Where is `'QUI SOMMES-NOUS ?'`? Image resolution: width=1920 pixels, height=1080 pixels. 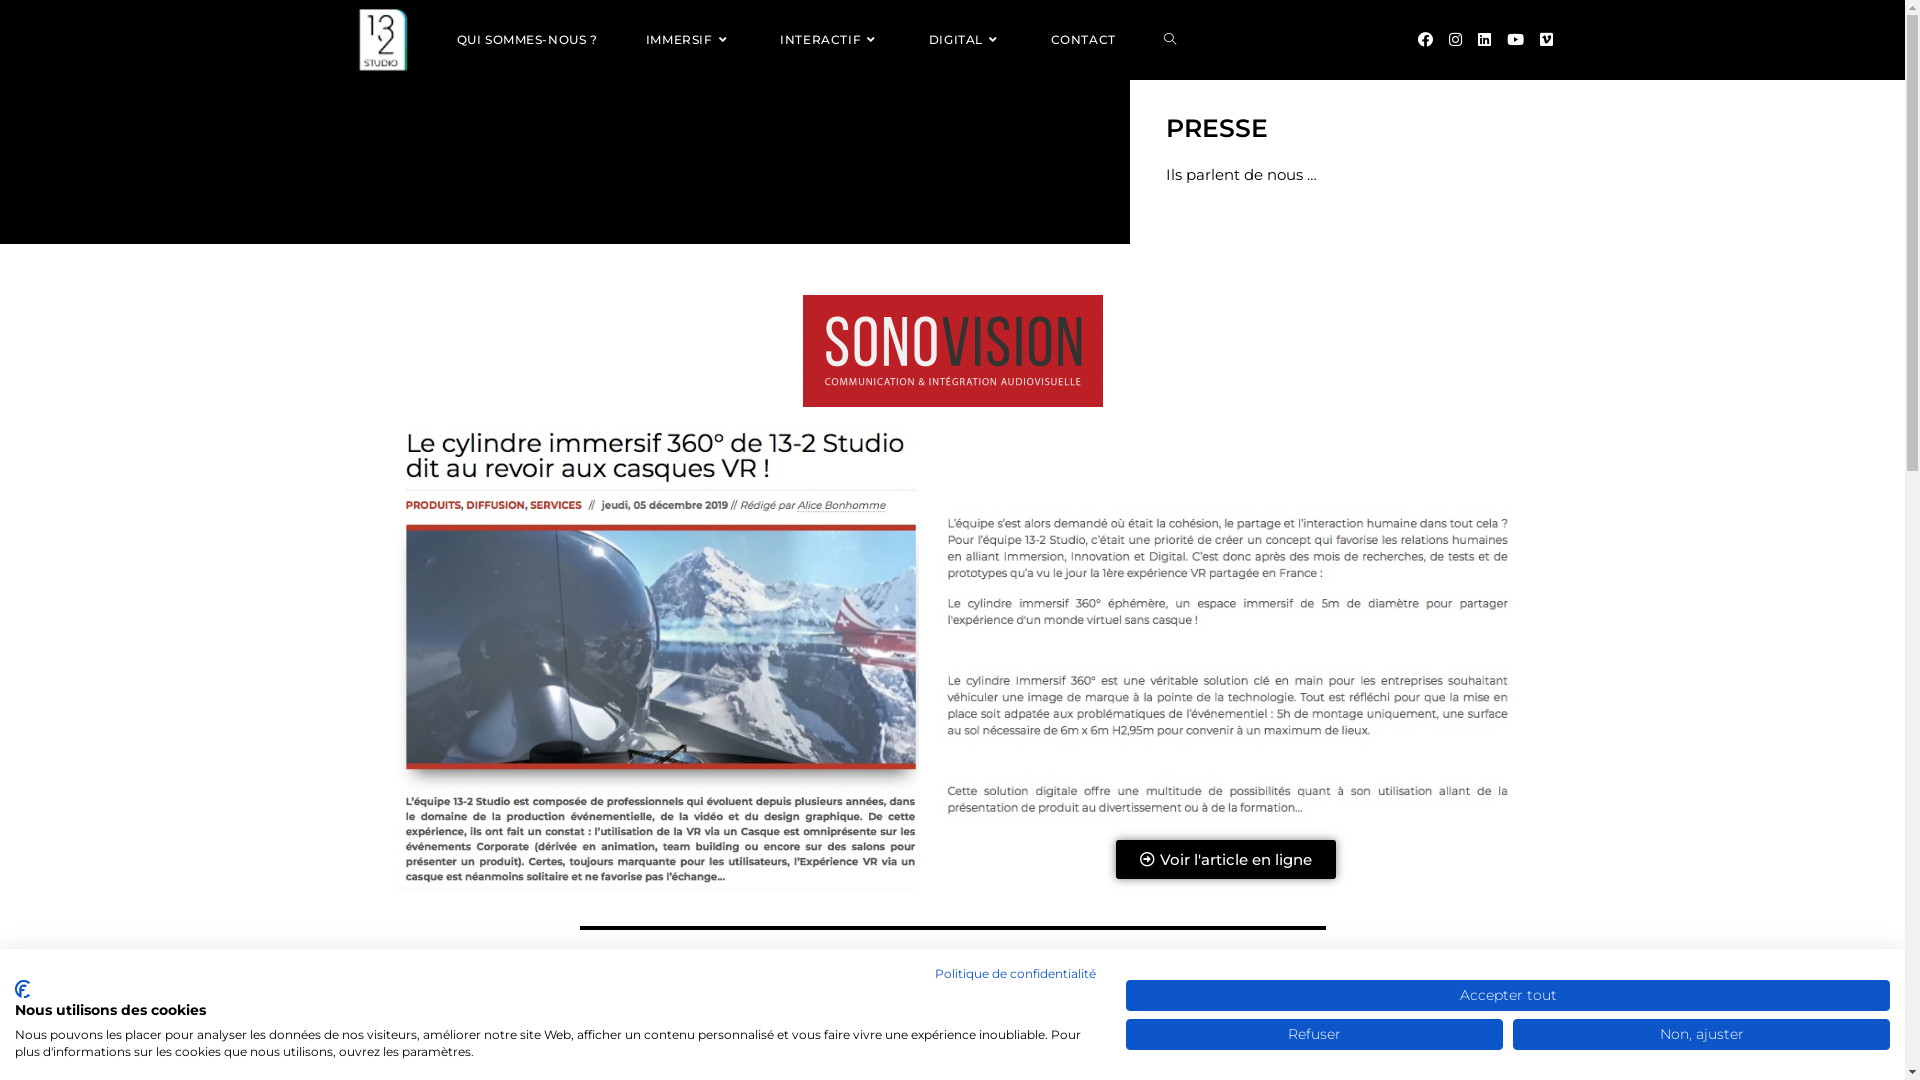
'QUI SOMMES-NOUS ?' is located at coordinates (526, 39).